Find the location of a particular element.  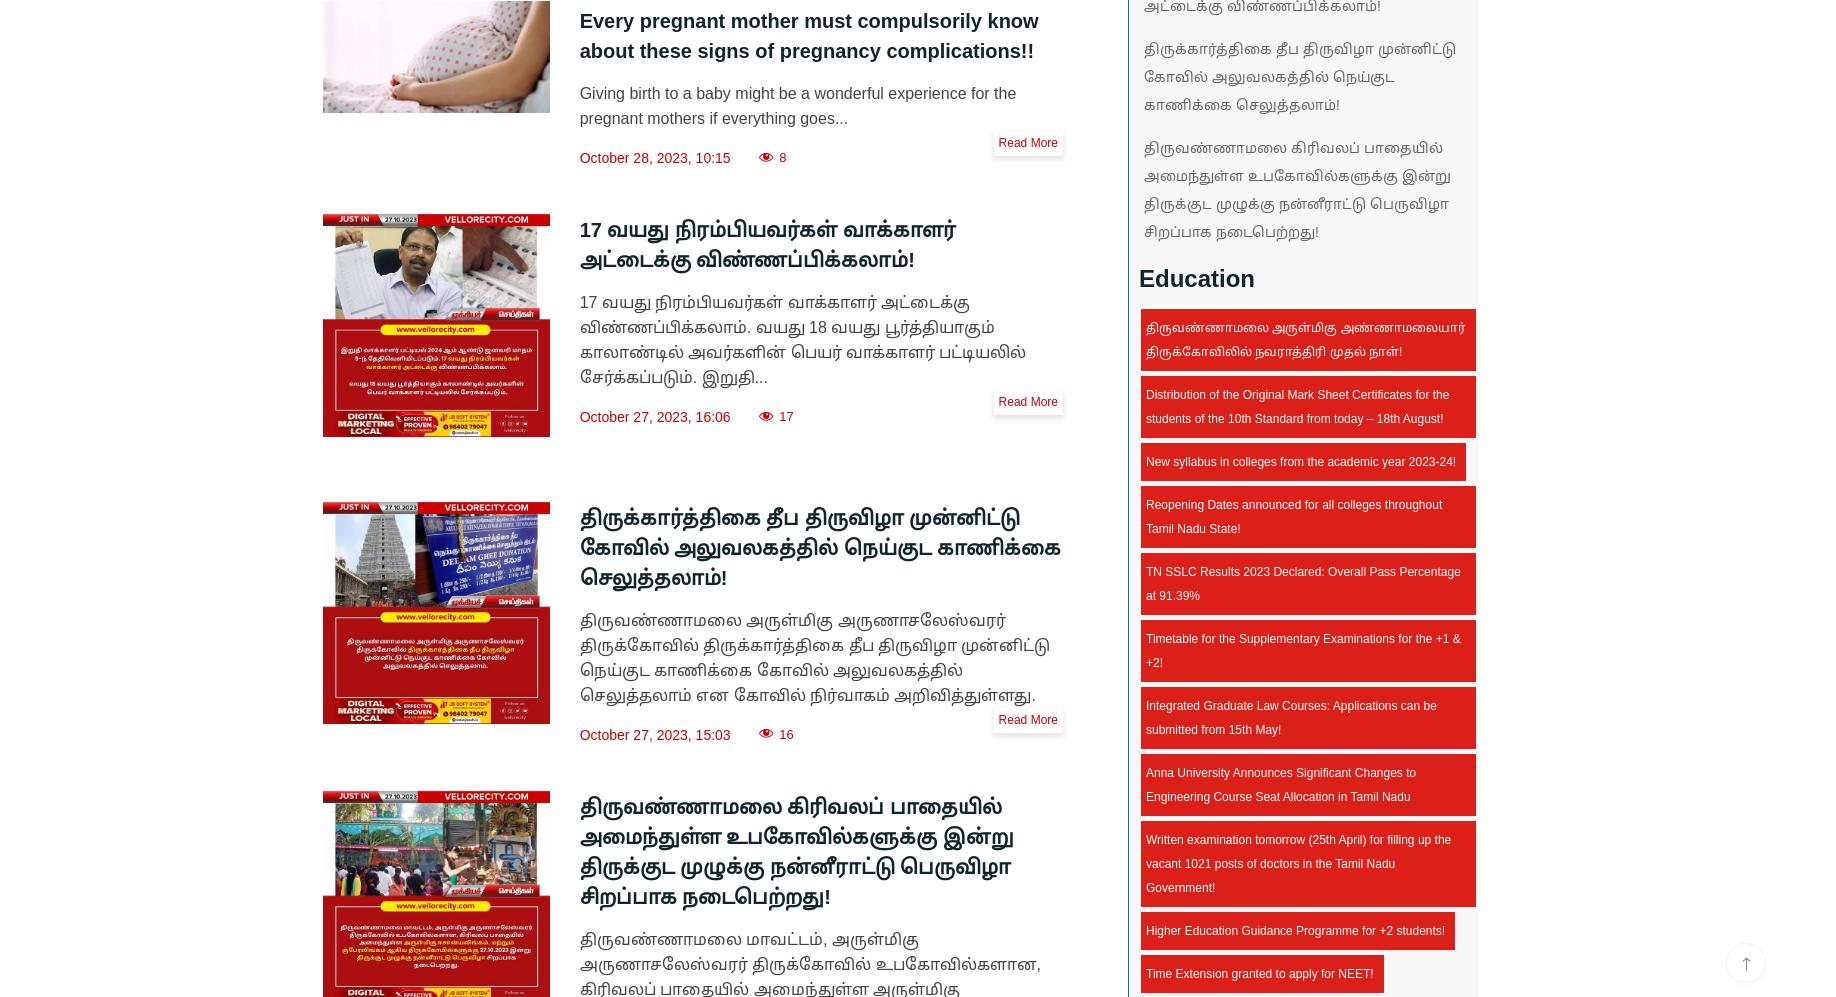

'Higher Education Guidance Programme for +2 students!' is located at coordinates (1295, 930).